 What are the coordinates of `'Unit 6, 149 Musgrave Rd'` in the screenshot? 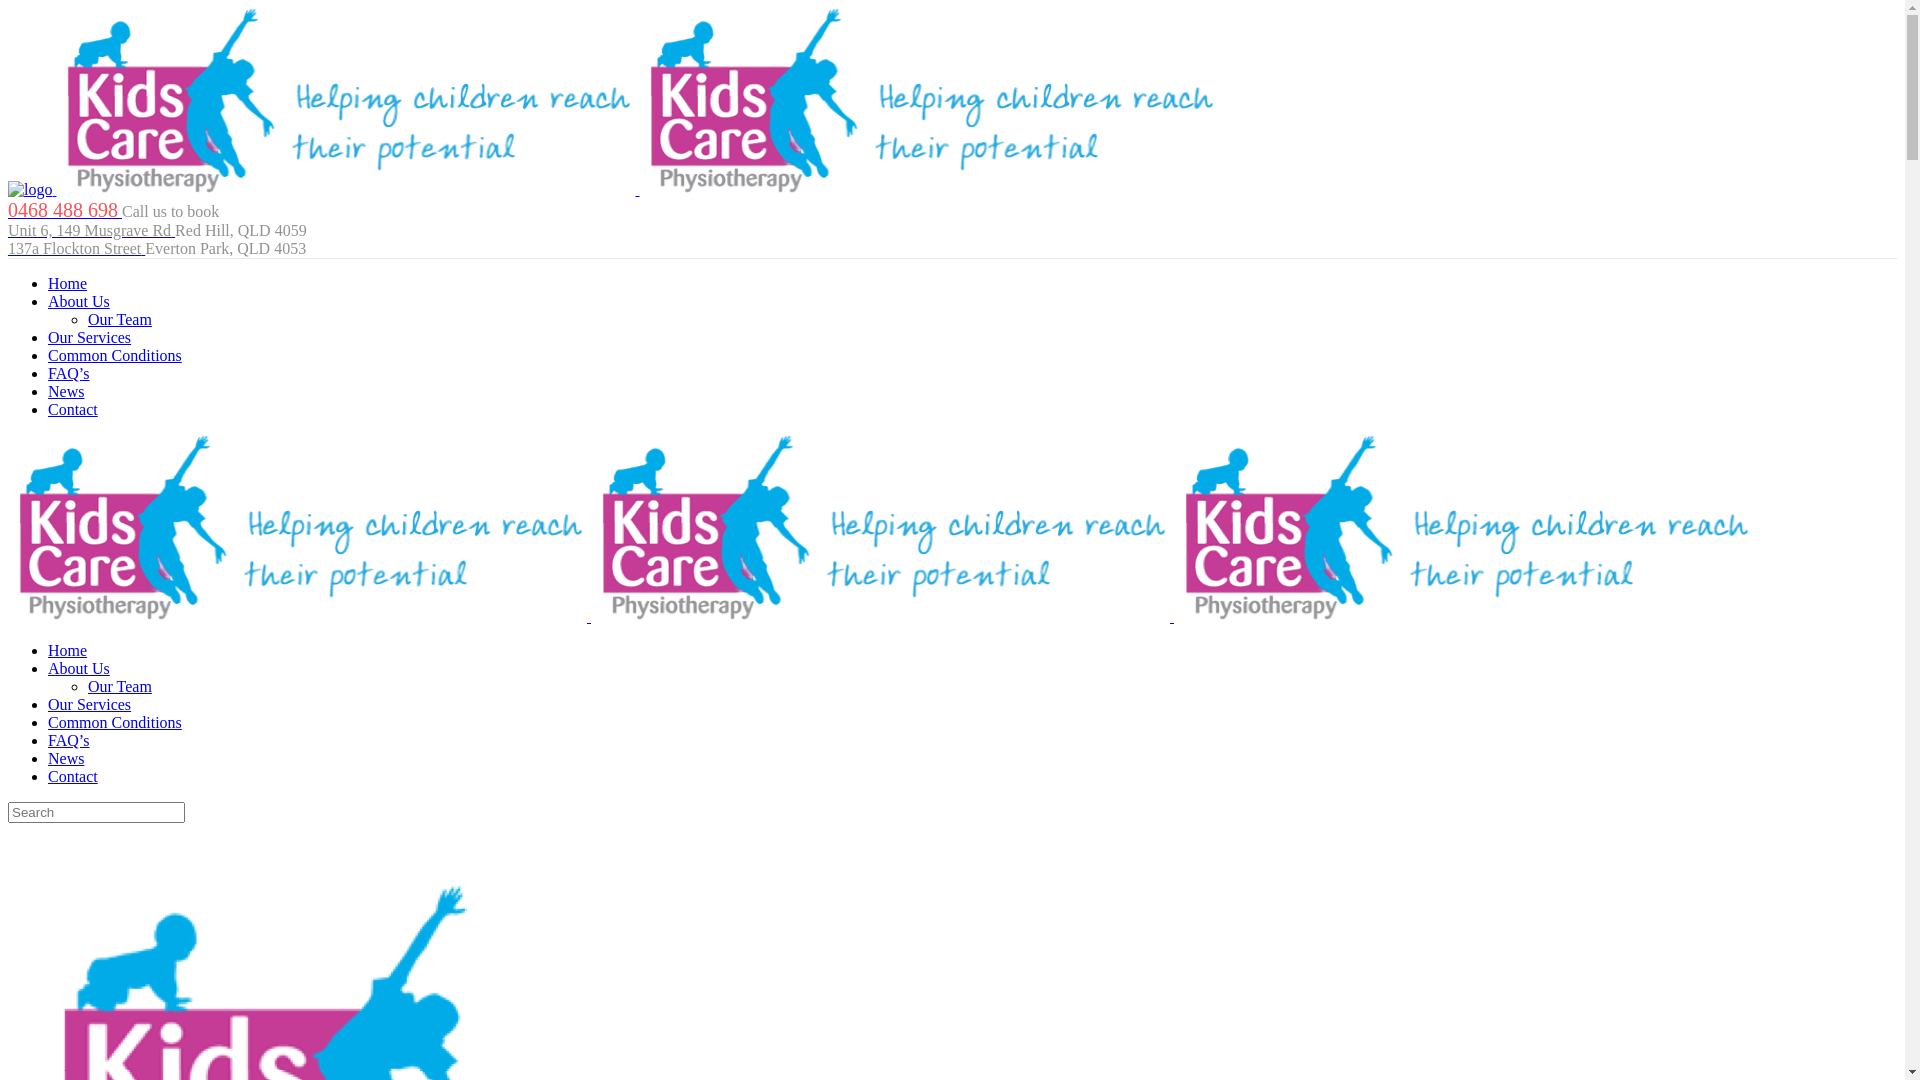 It's located at (90, 229).